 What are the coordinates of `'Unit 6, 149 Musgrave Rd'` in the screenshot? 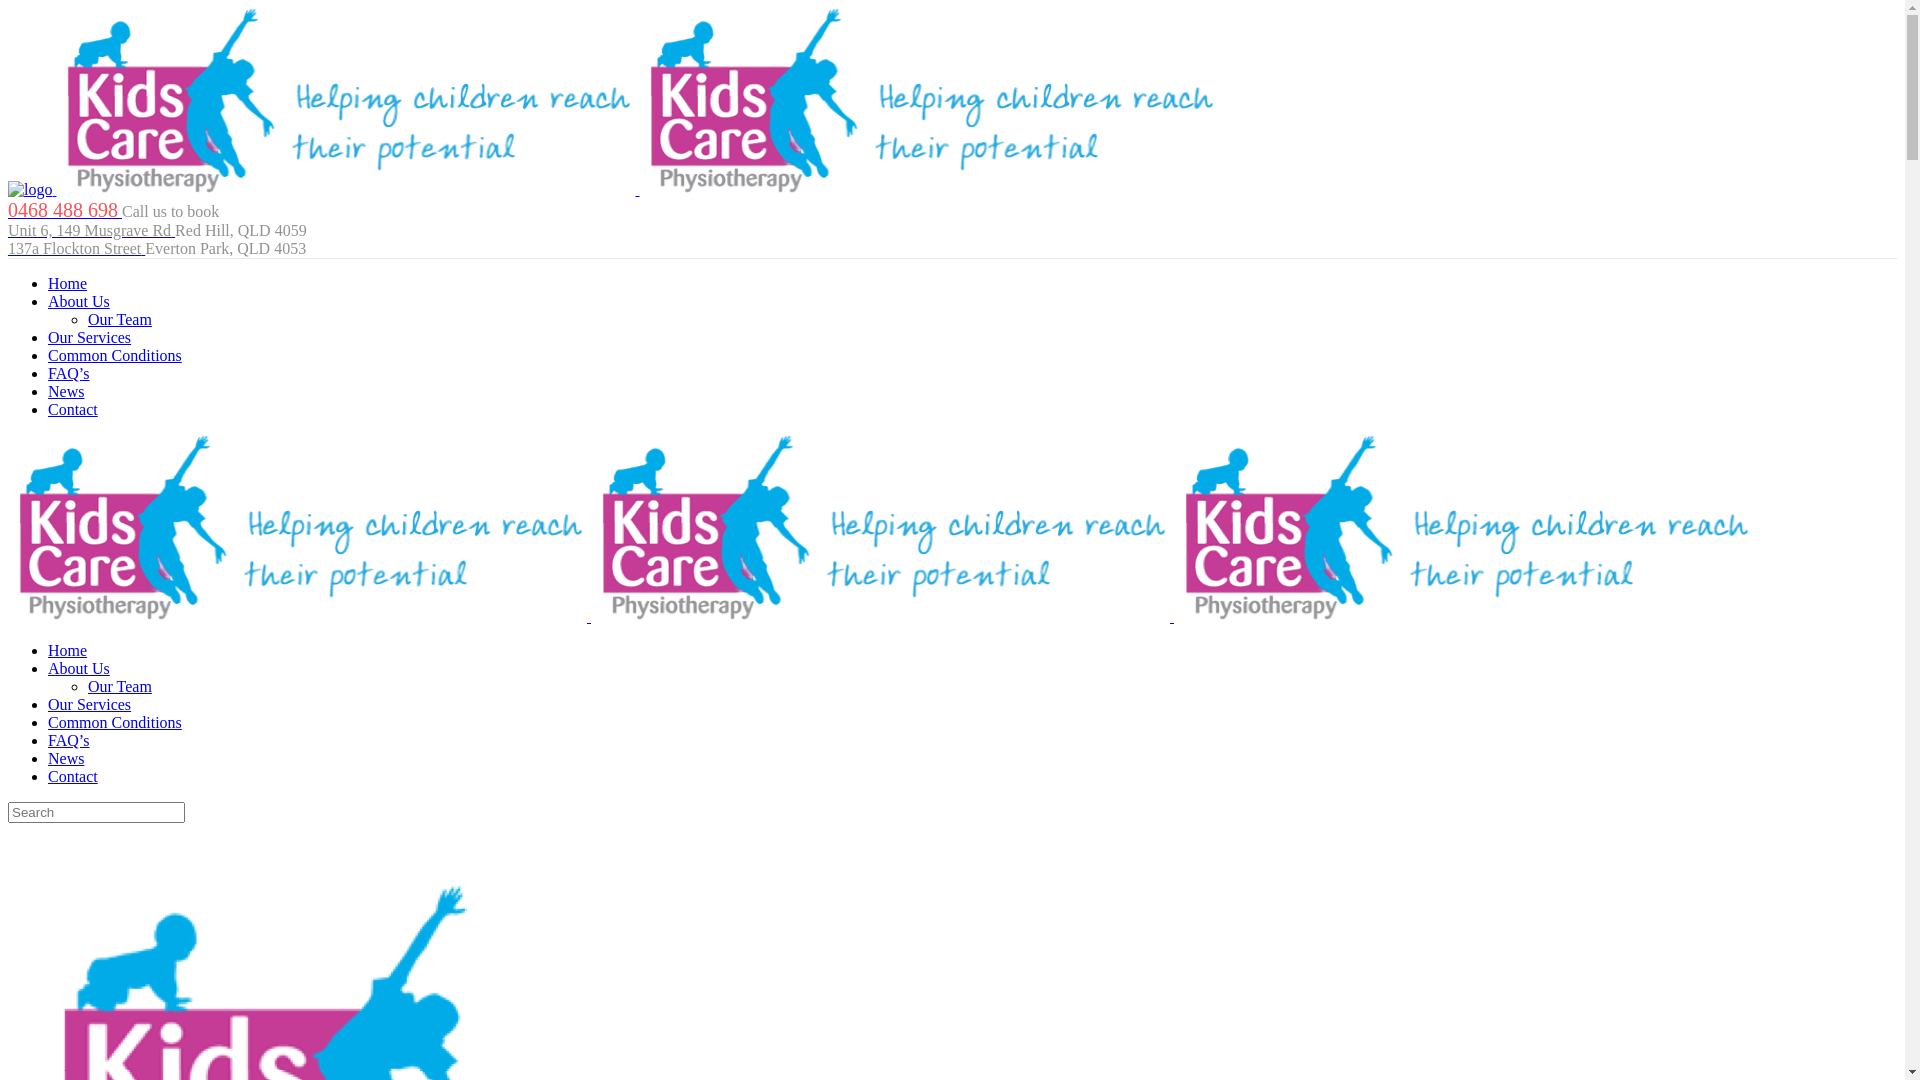 It's located at (90, 229).